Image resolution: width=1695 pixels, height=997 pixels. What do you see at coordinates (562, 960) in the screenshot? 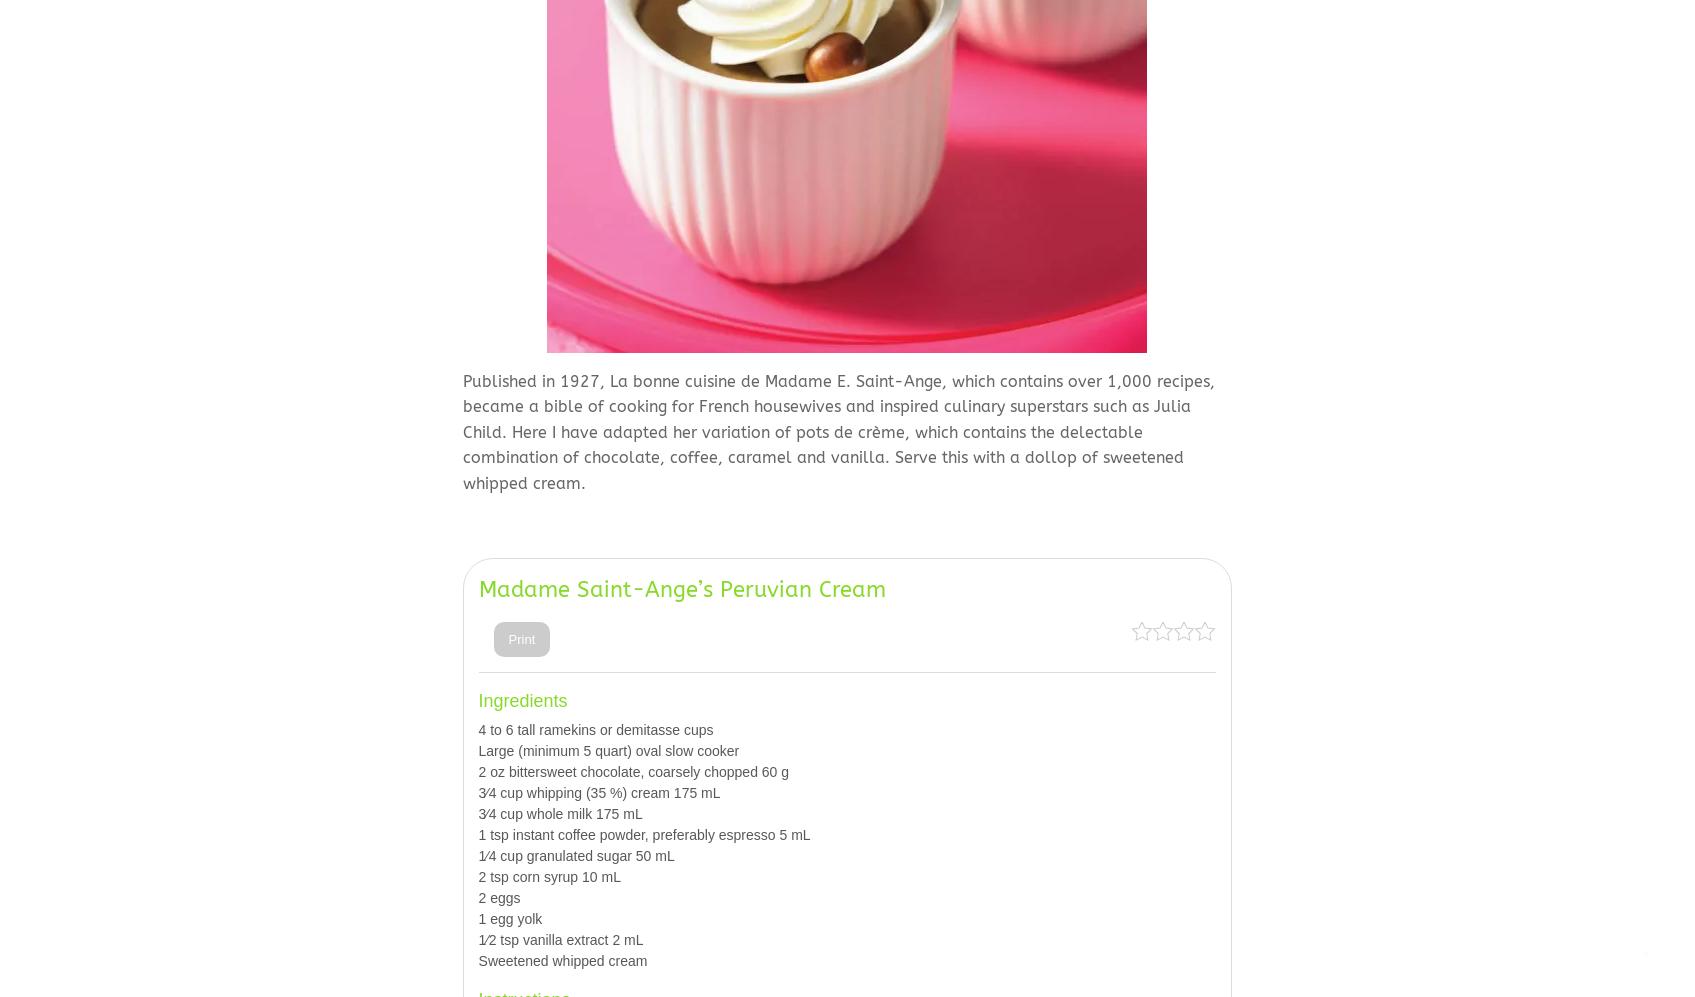
I see `'Sweetened whipped cream'` at bounding box center [562, 960].